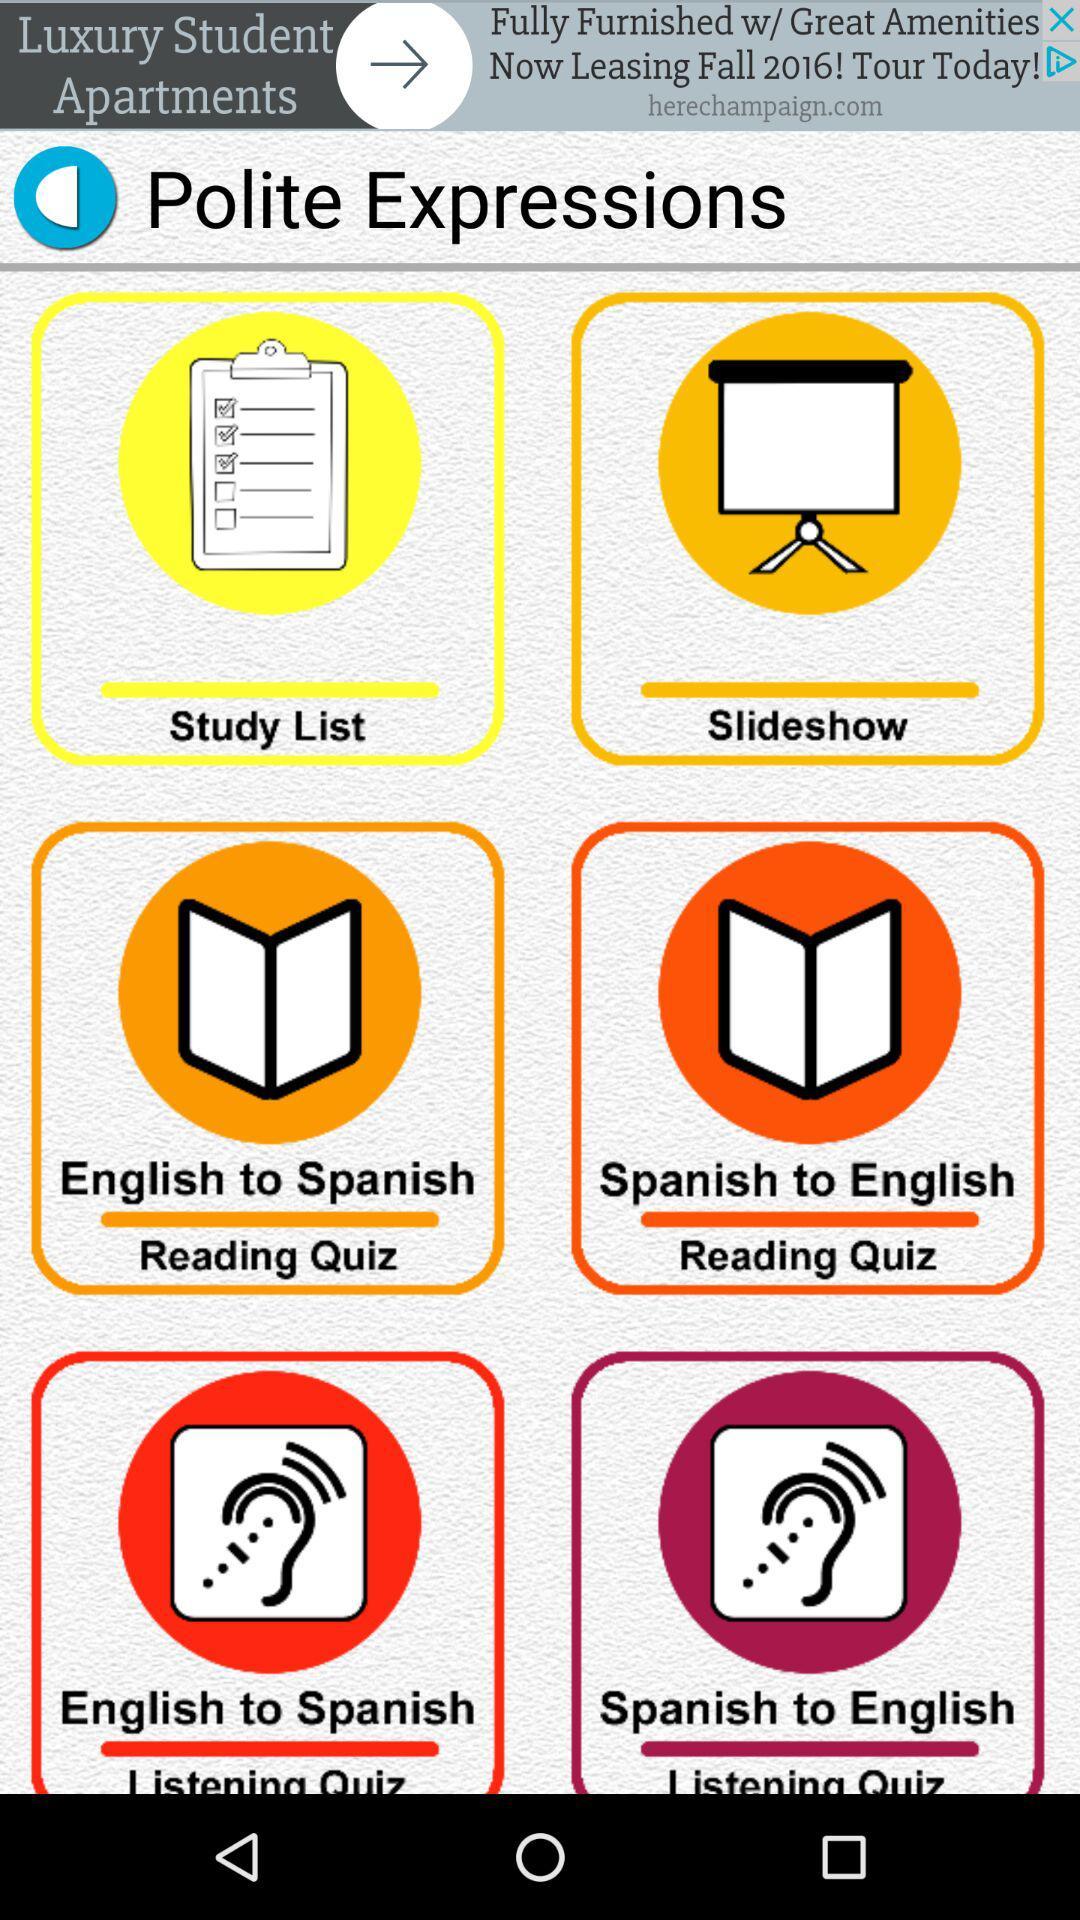  What do you see at coordinates (810, 536) in the screenshot?
I see `open slideshow screen` at bounding box center [810, 536].